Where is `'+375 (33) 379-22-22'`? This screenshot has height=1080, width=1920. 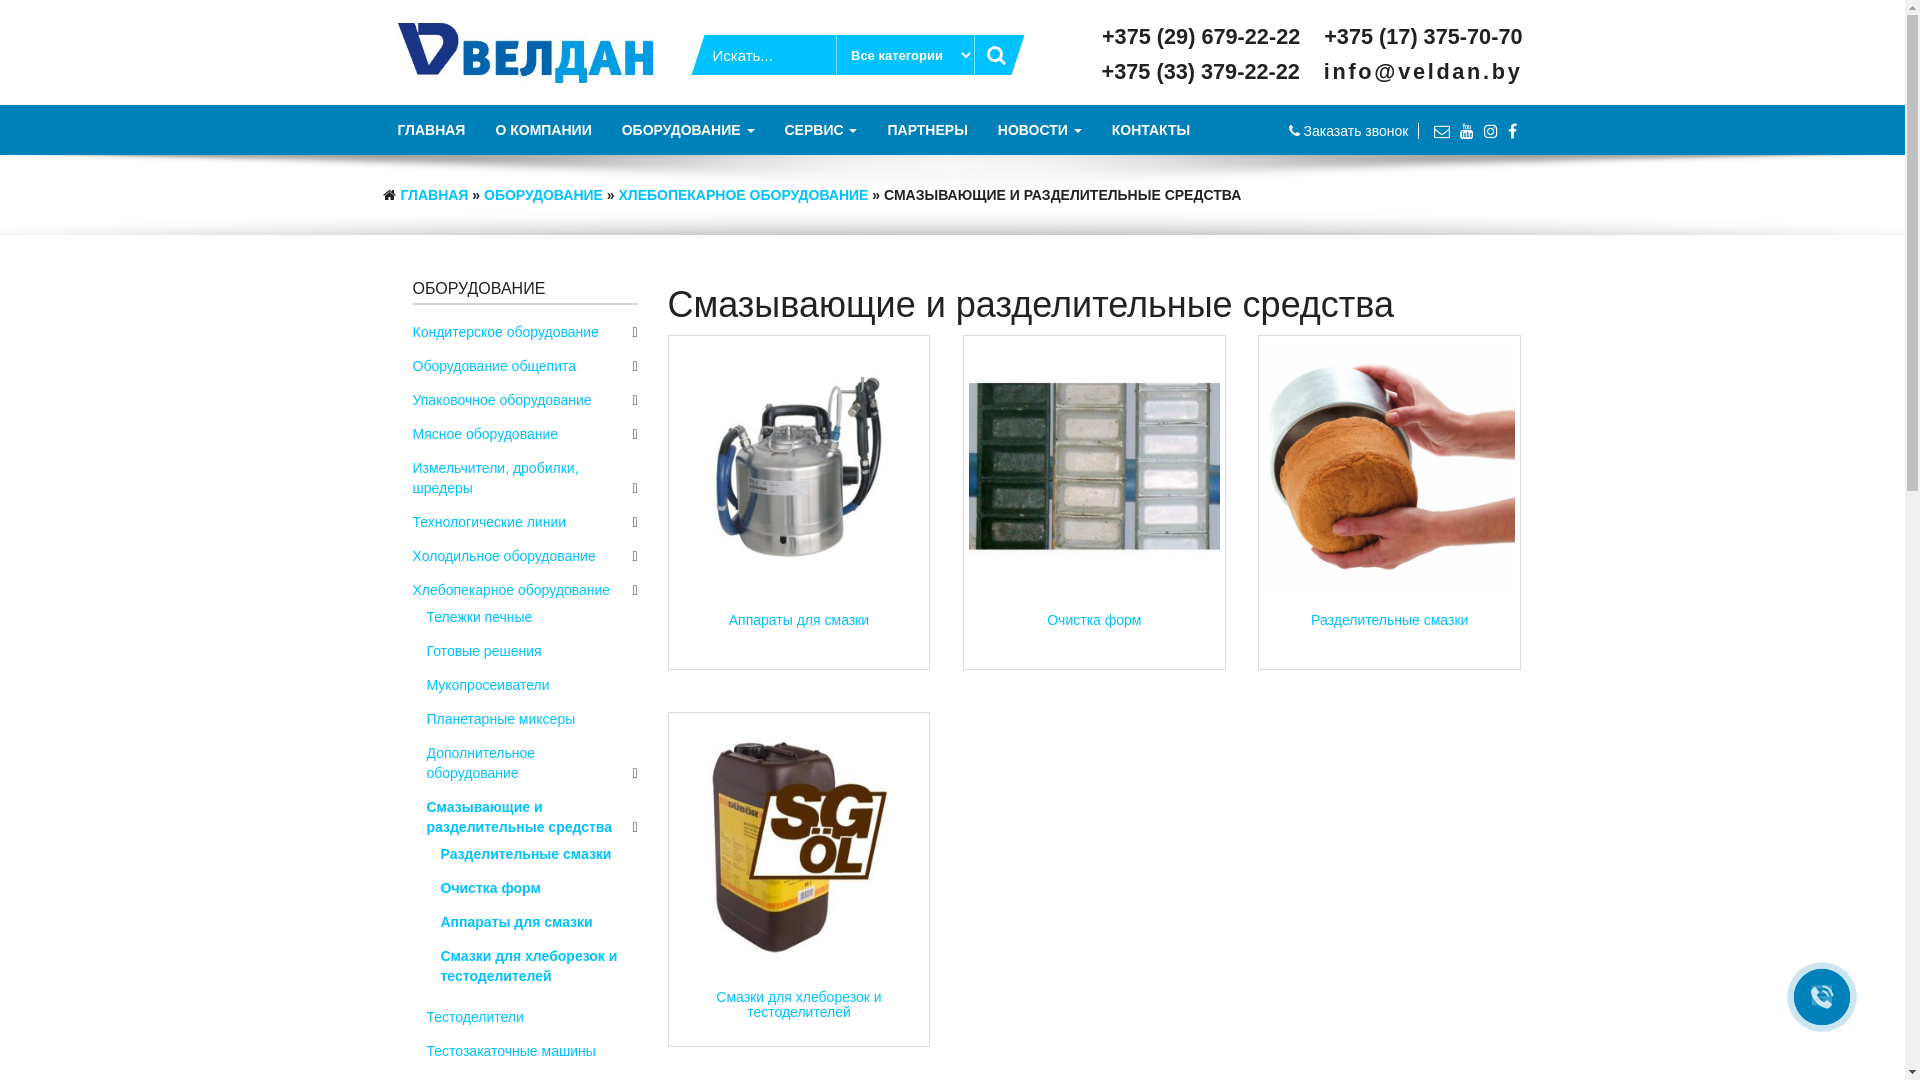 '+375 (33) 379-22-22' is located at coordinates (1204, 70).